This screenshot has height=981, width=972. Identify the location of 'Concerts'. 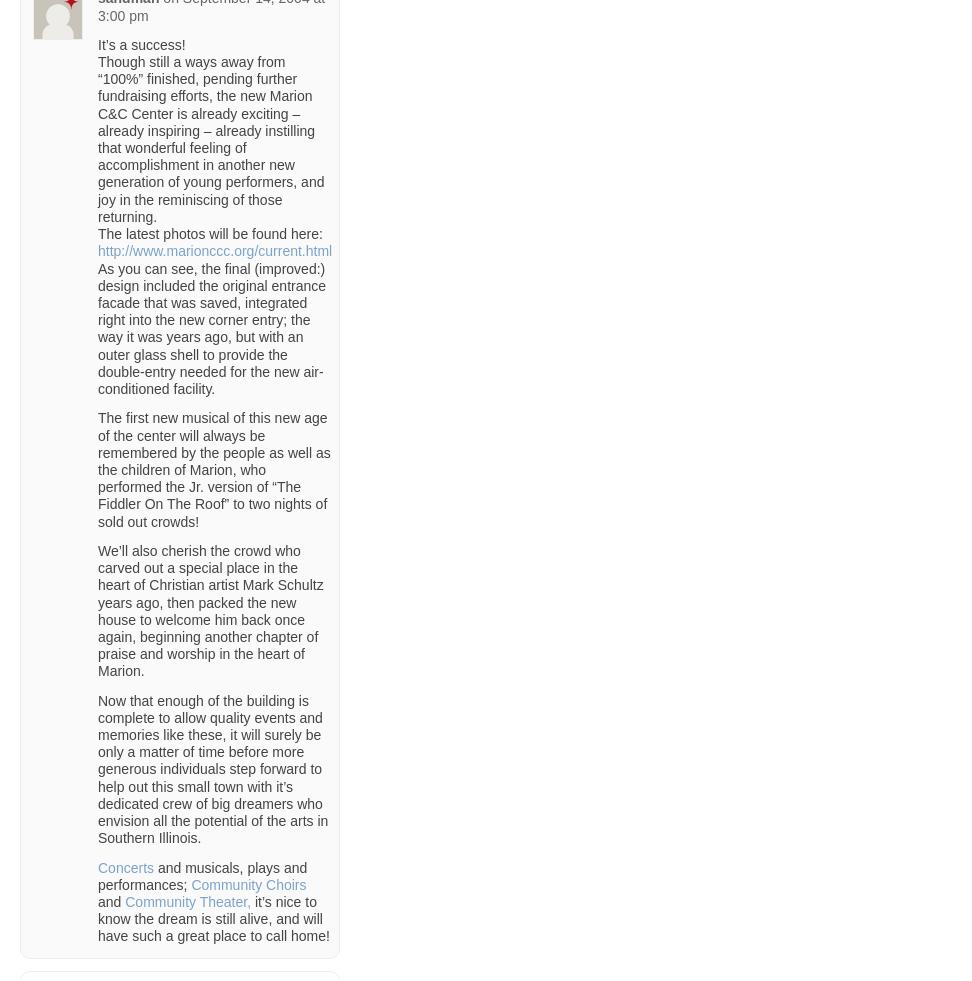
(125, 867).